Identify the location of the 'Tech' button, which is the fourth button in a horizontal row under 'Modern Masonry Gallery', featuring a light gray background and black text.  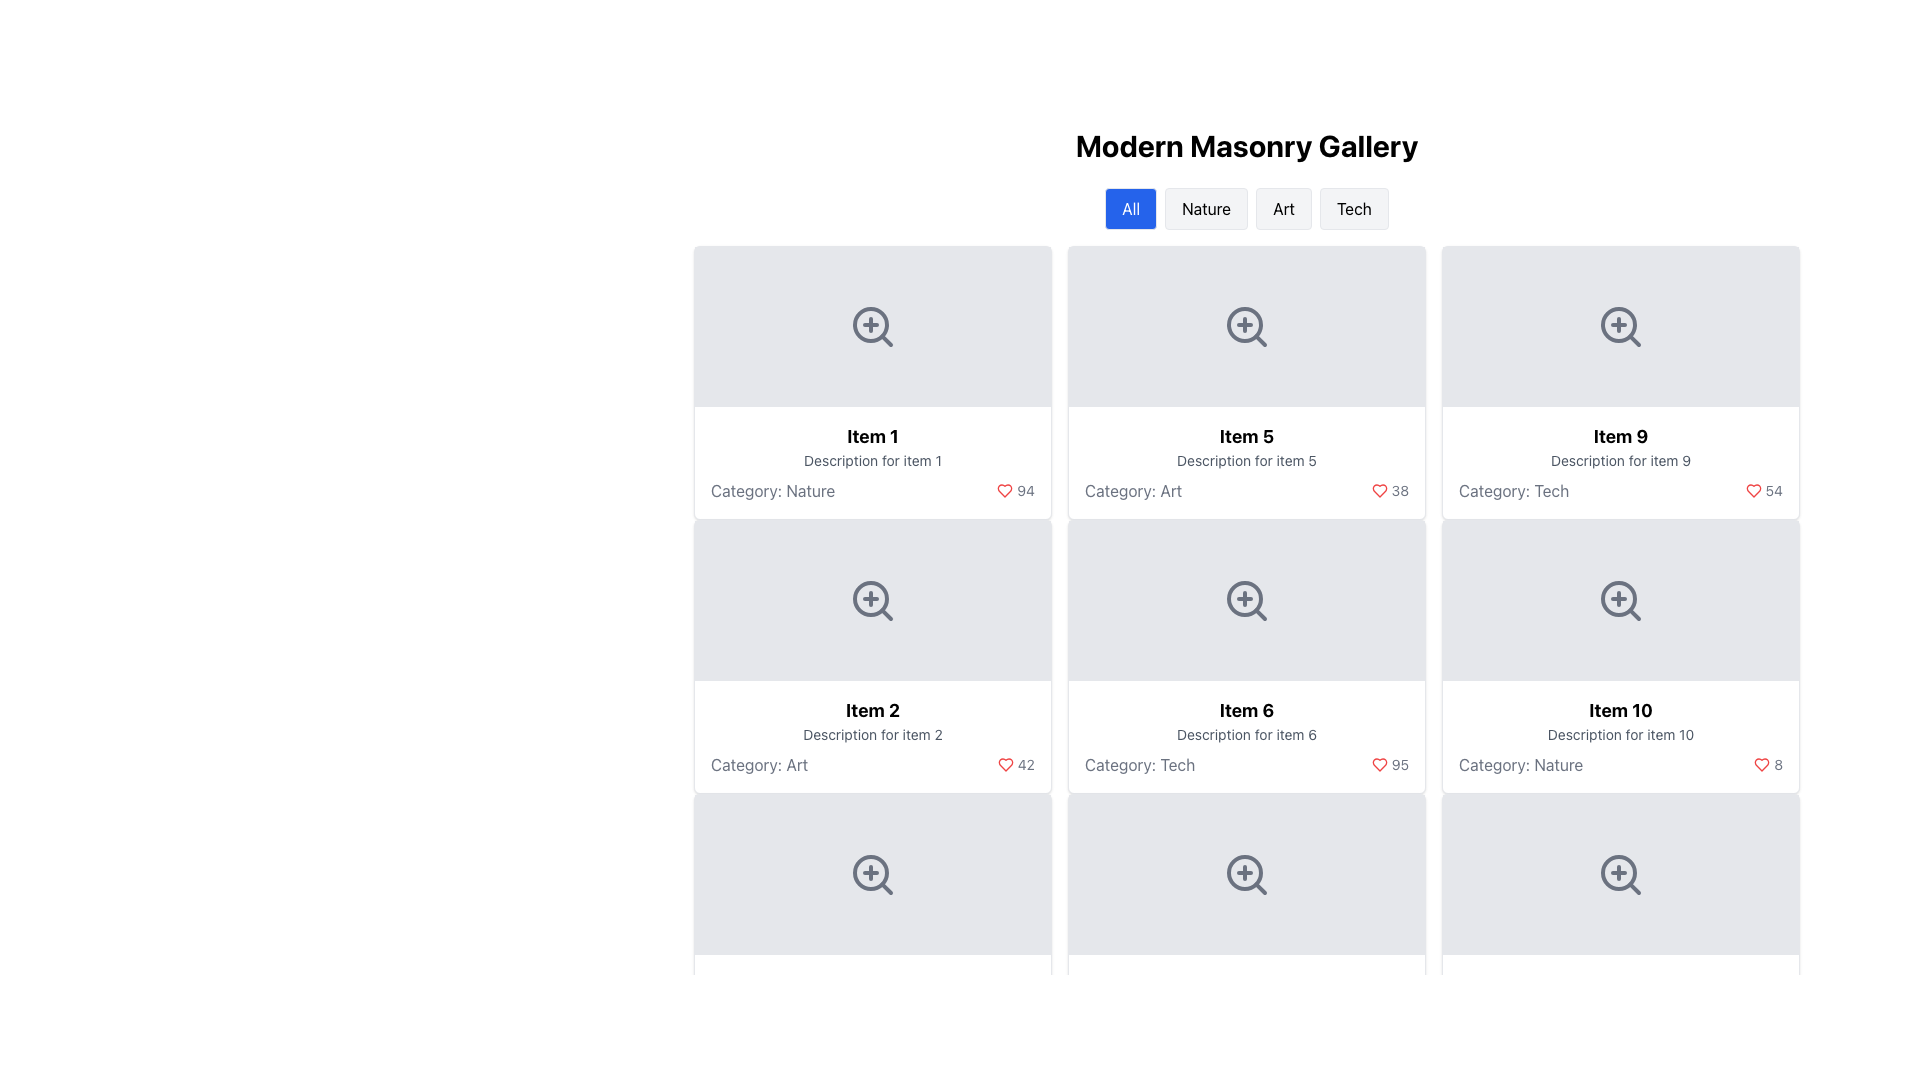
(1354, 208).